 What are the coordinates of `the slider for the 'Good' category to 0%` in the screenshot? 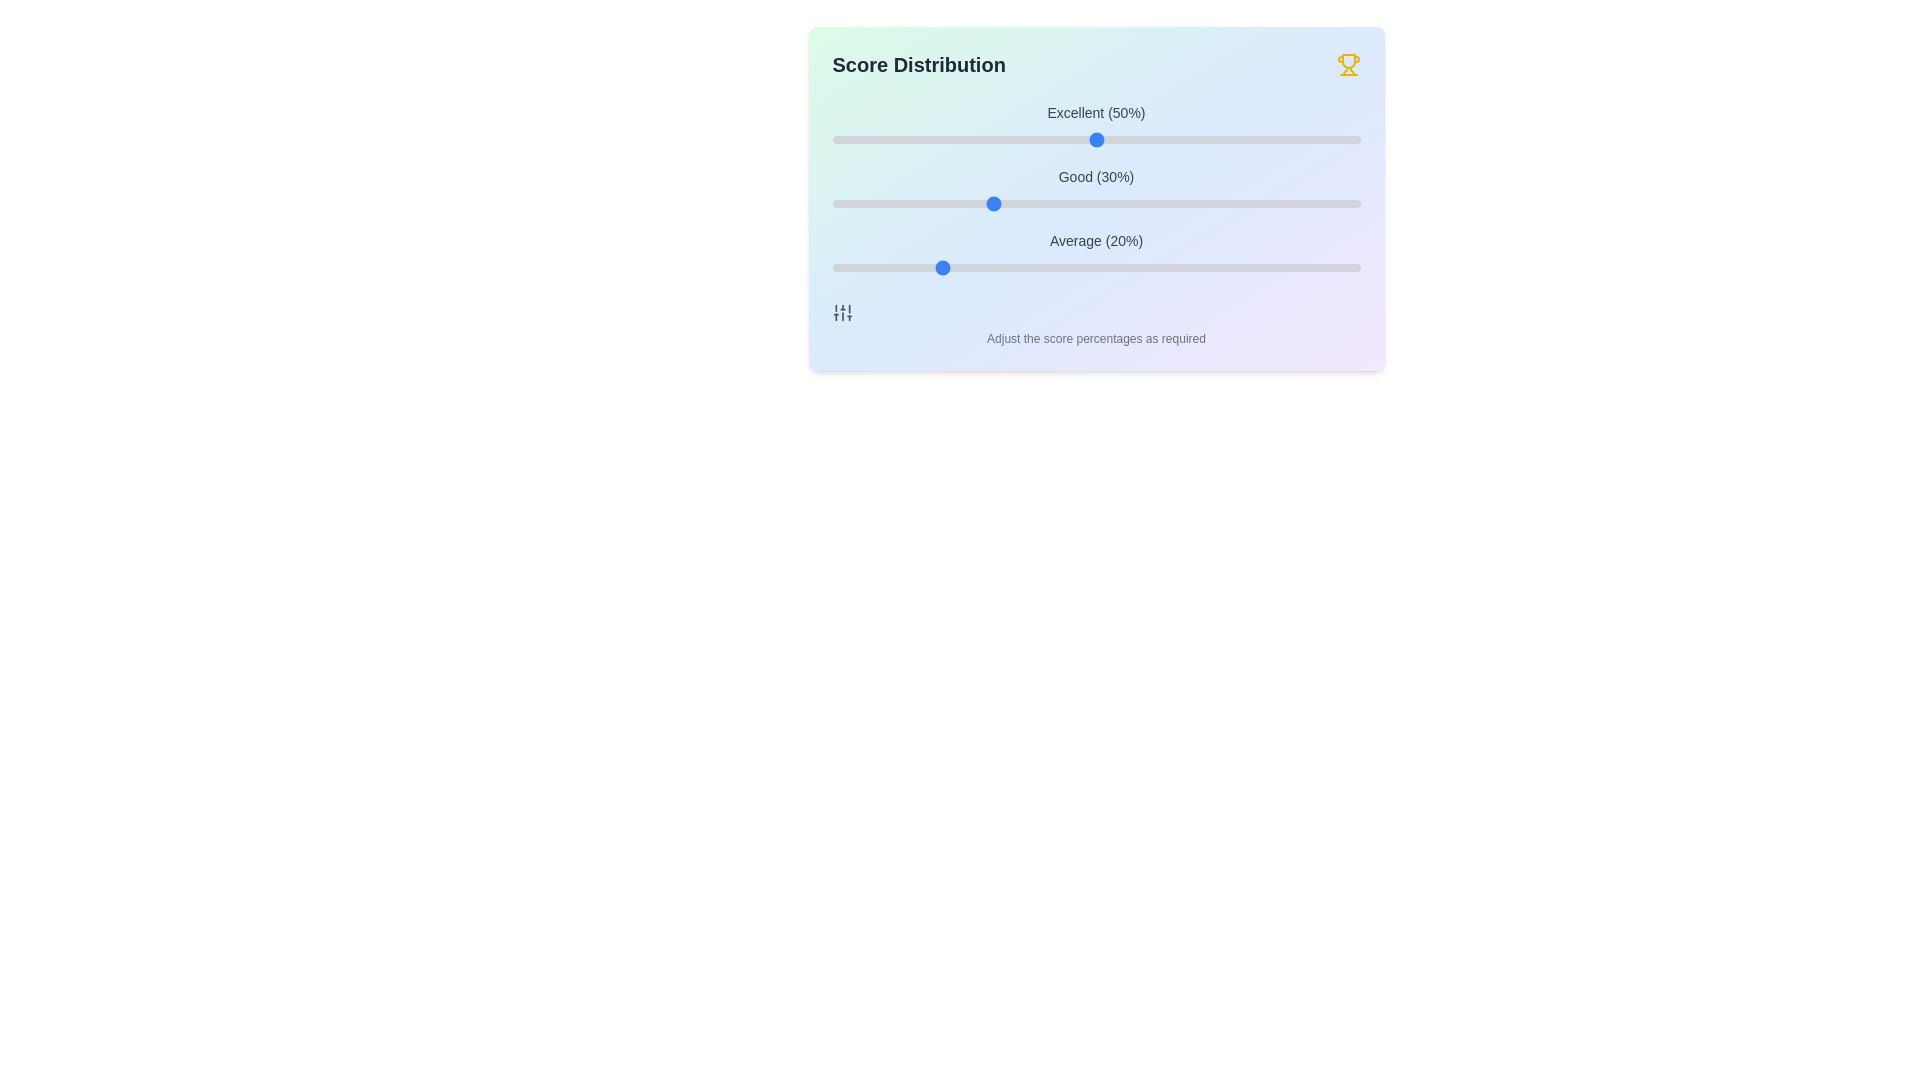 It's located at (832, 204).